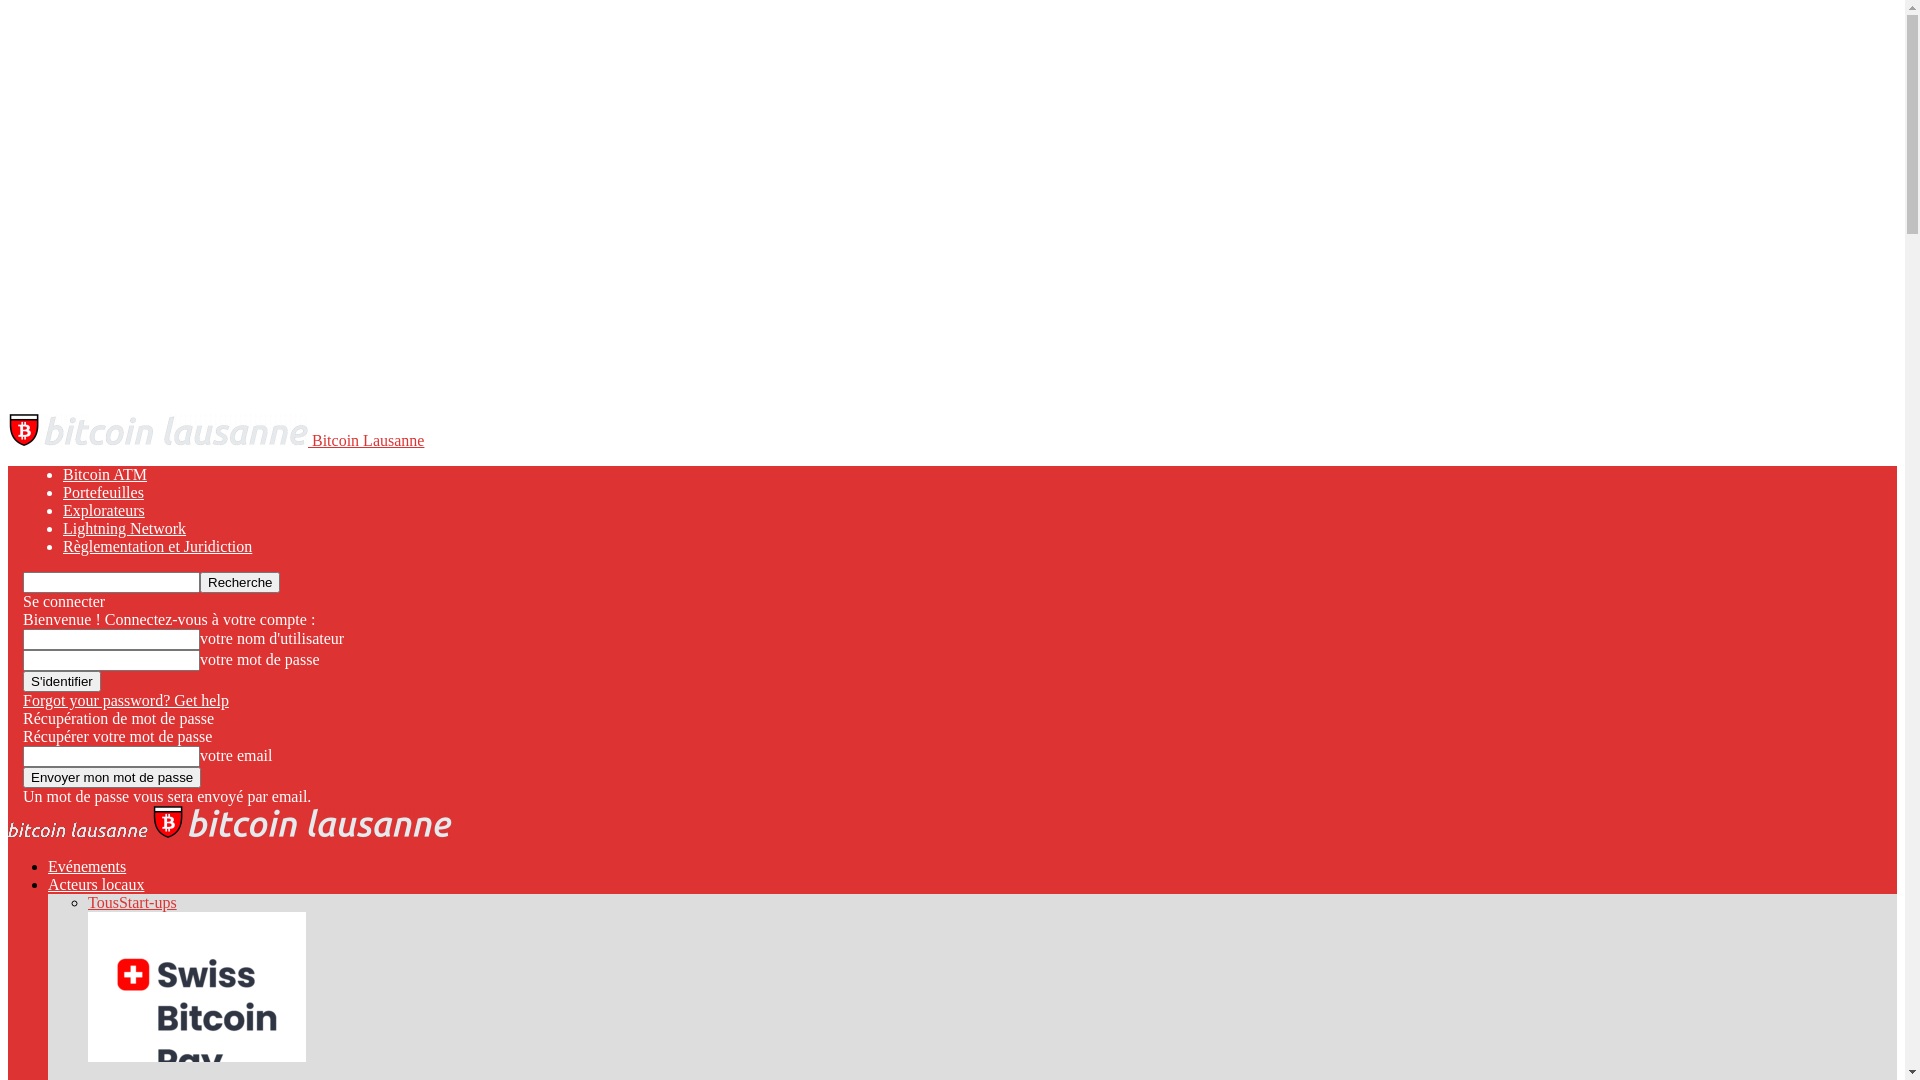  What do you see at coordinates (104, 474) in the screenshot?
I see `'Bitcoin ATM'` at bounding box center [104, 474].